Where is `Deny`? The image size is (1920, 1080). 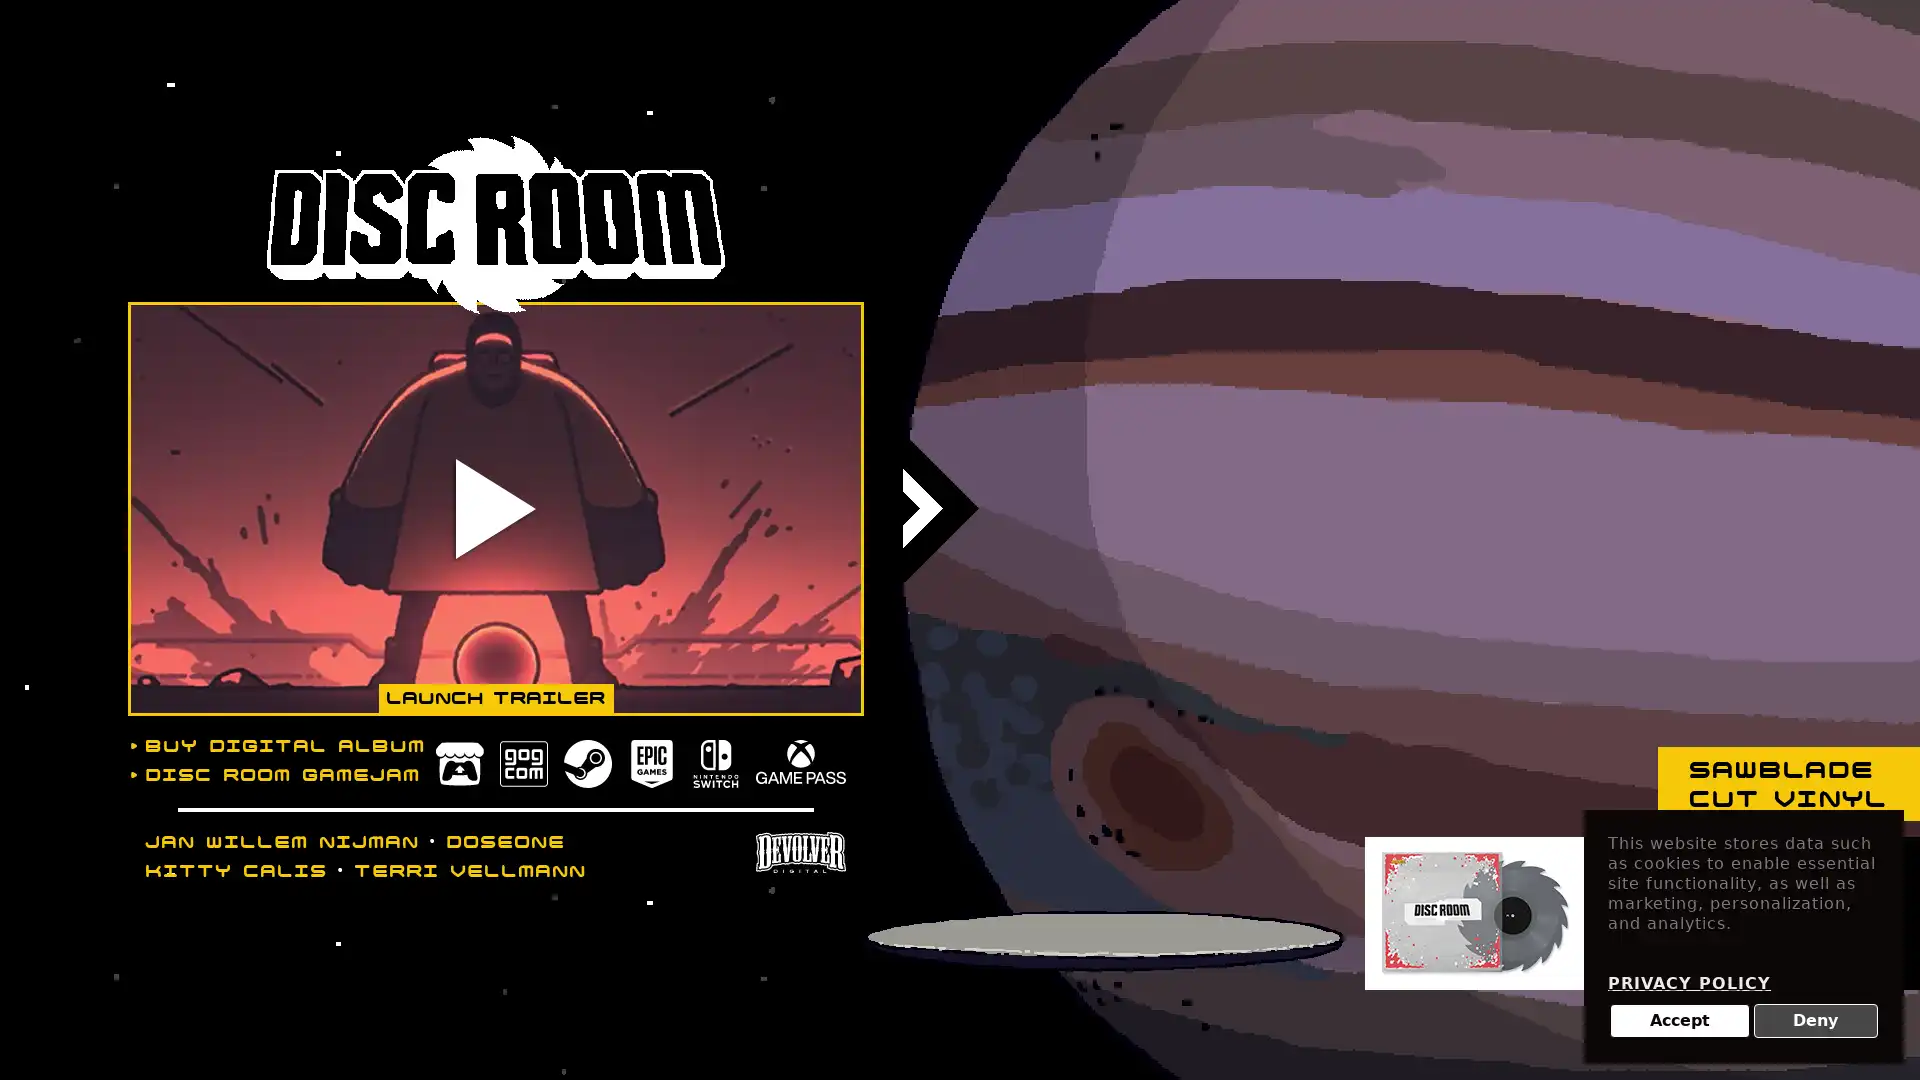 Deny is located at coordinates (1815, 1021).